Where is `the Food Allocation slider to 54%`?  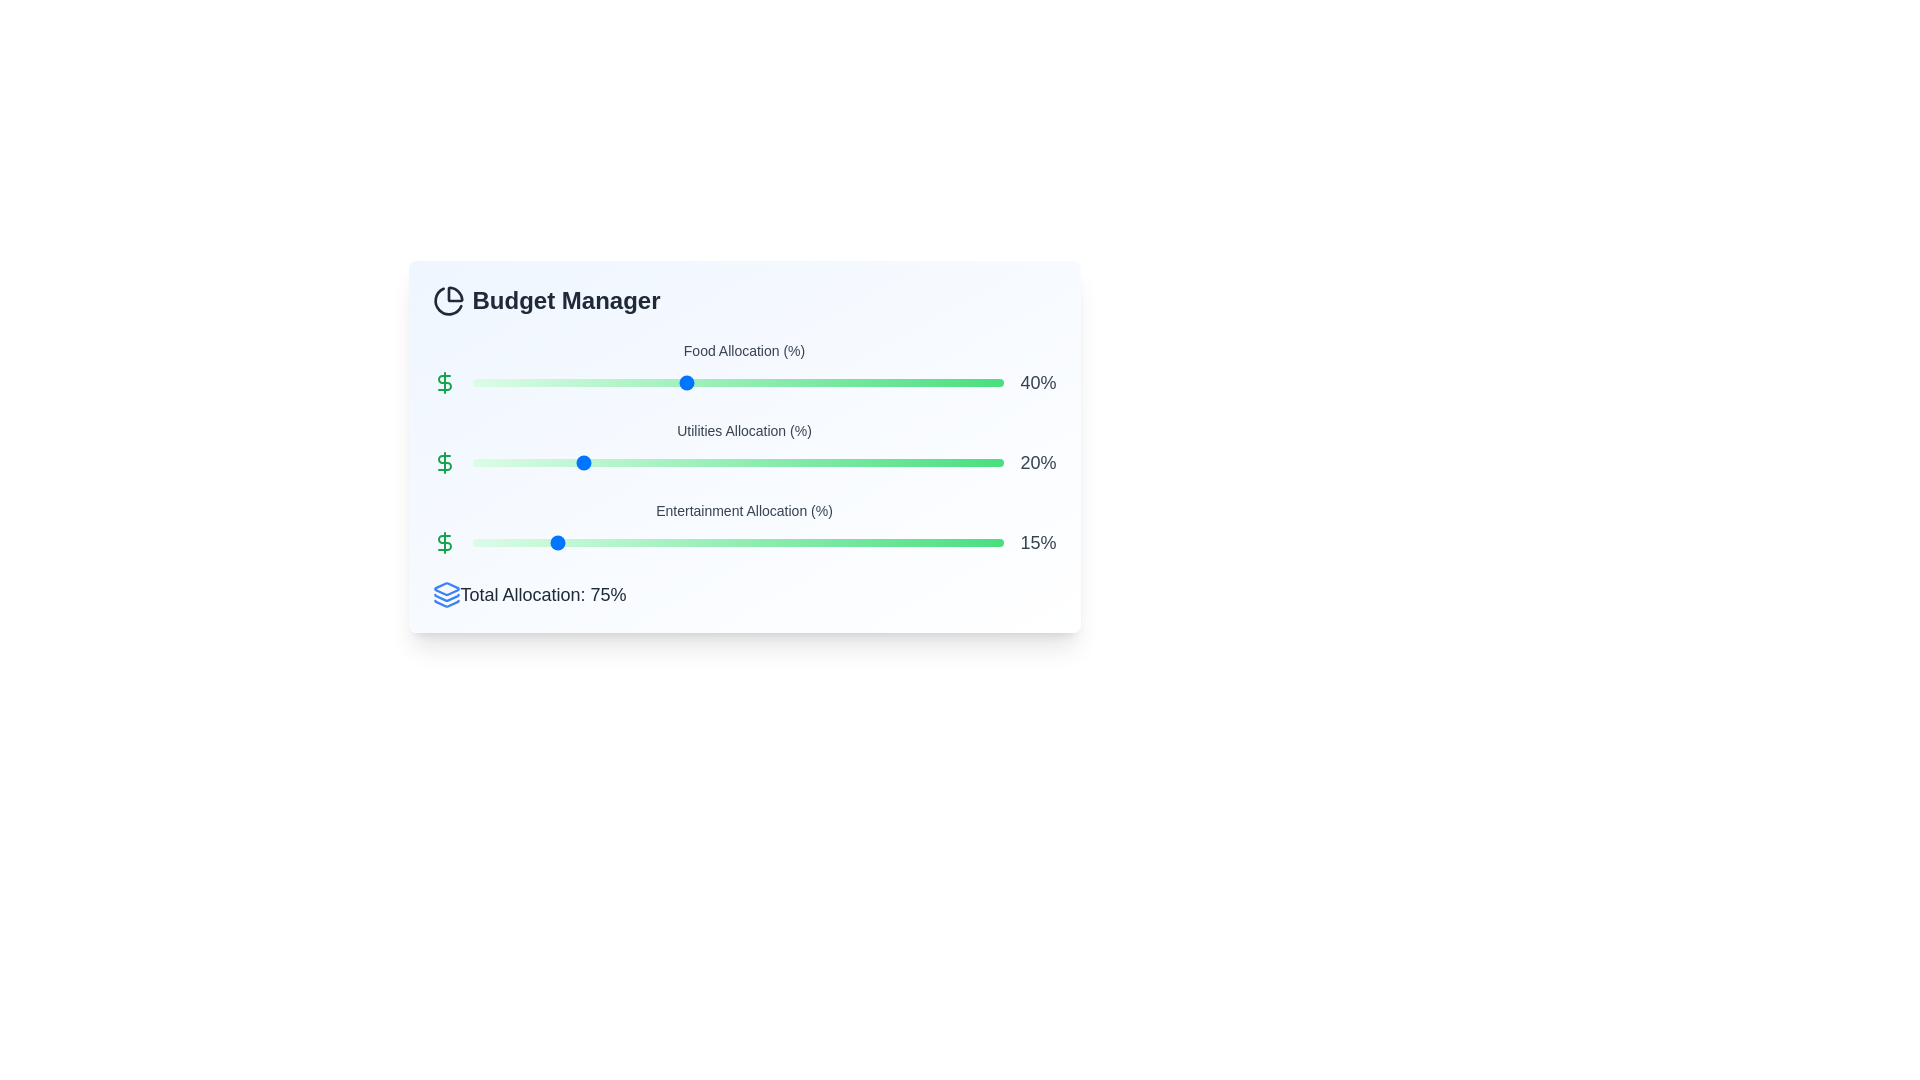 the Food Allocation slider to 54% is located at coordinates (758, 382).